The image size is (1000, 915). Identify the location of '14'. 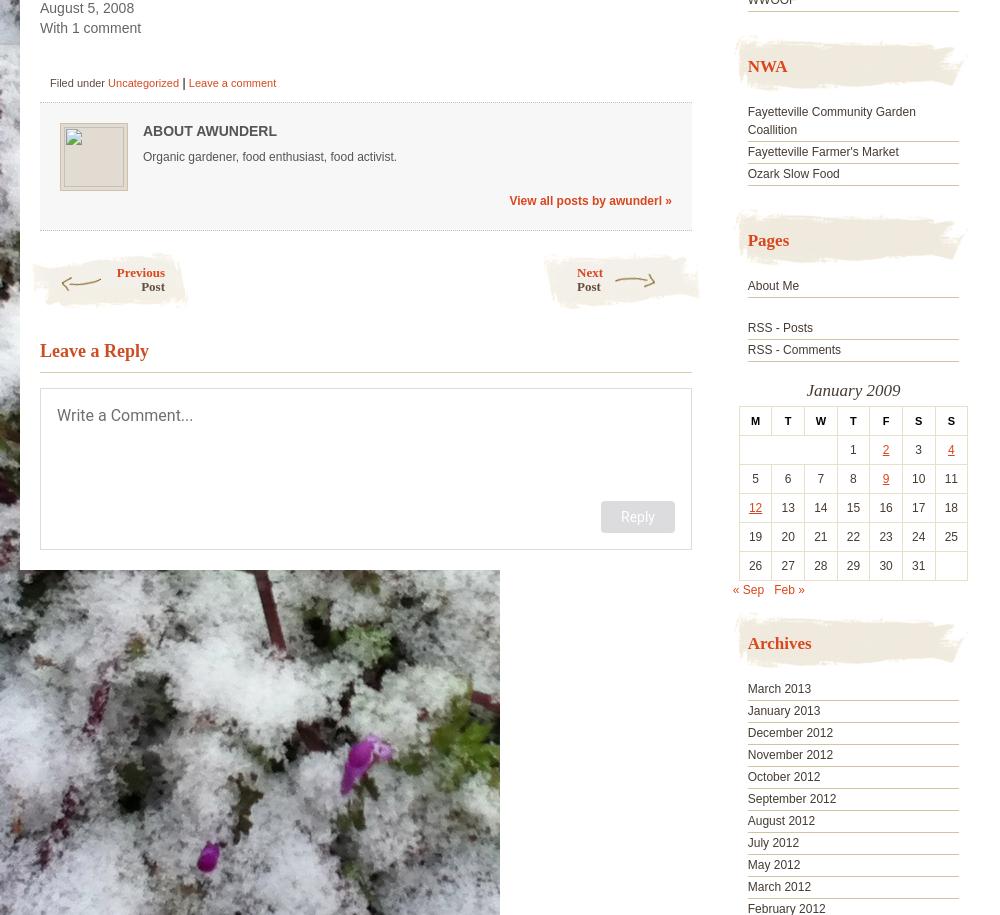
(819, 507).